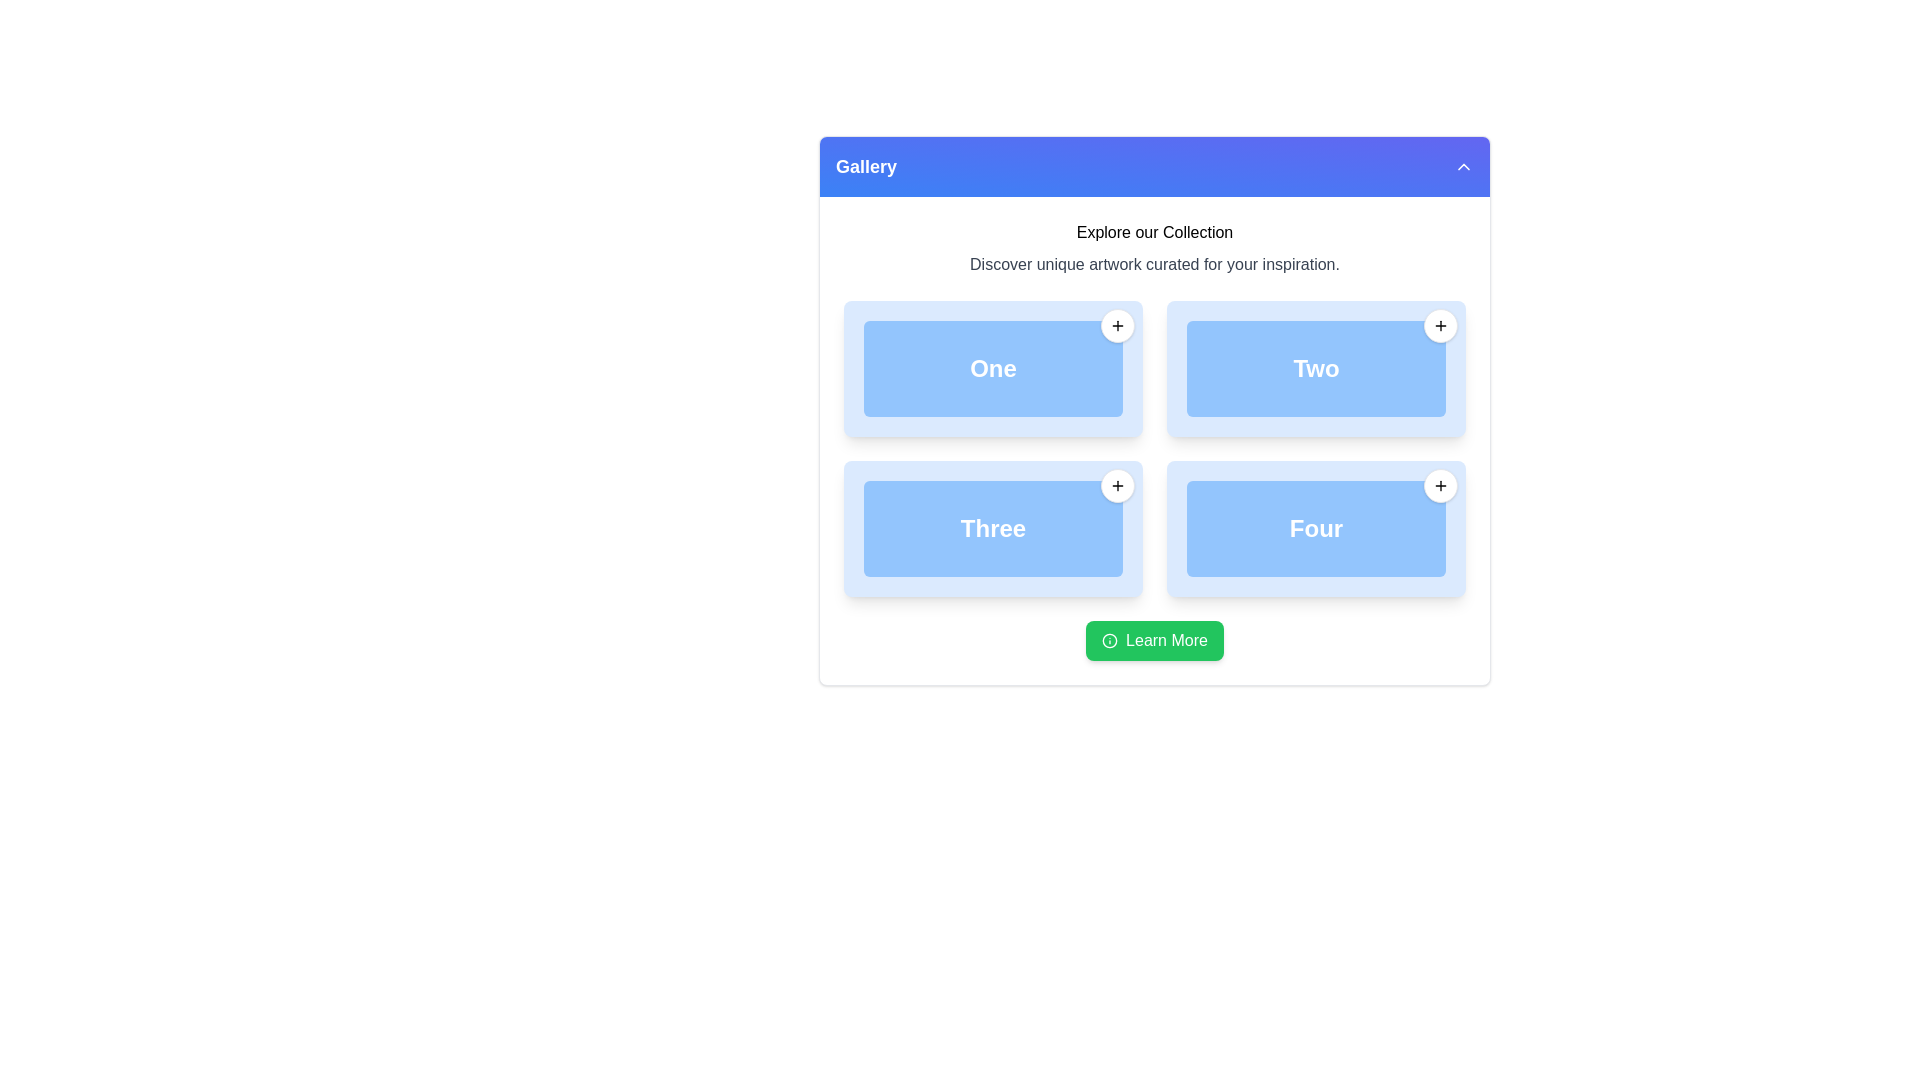  Describe the element at coordinates (1117, 486) in the screenshot. I see `the circular button with a white background and a grey border that contains a plus symbol, located at the top-right corner of the card labeled 'Three'` at that location.